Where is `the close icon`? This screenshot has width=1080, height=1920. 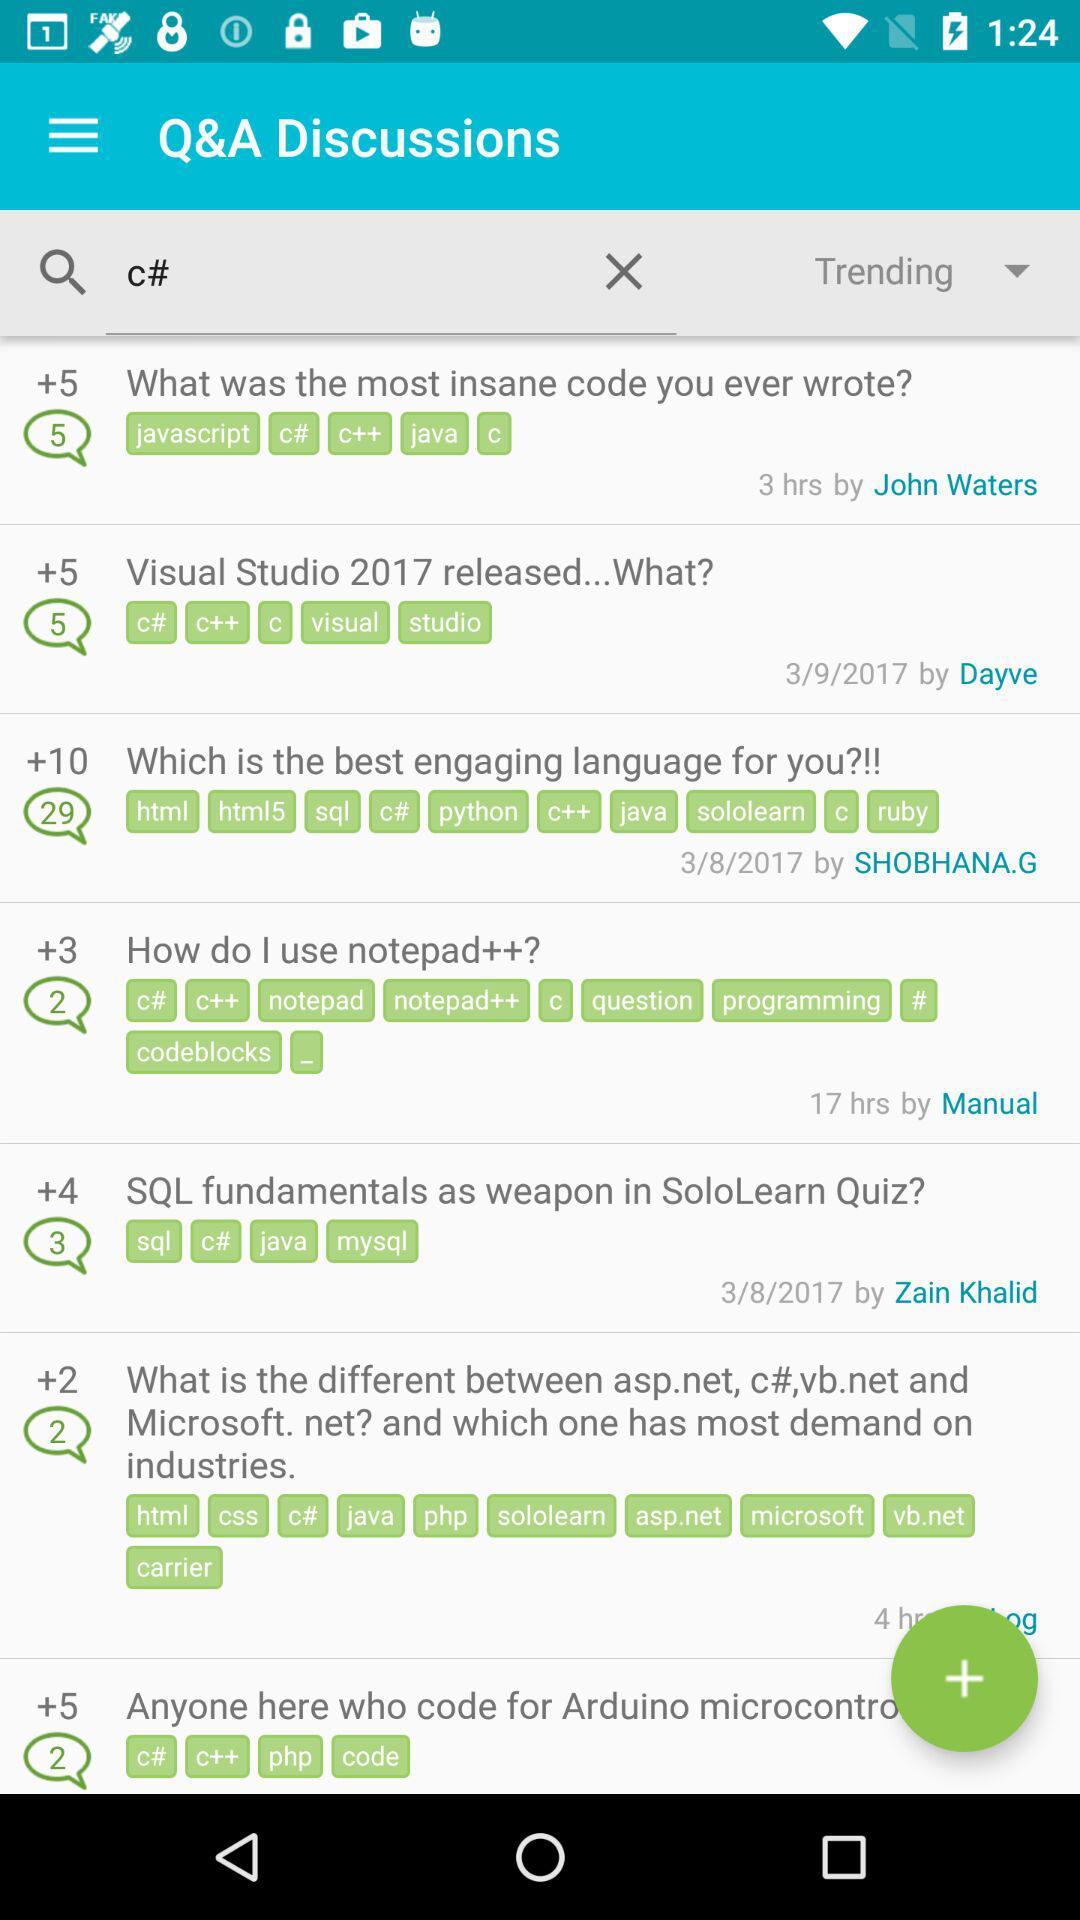 the close icon is located at coordinates (623, 270).